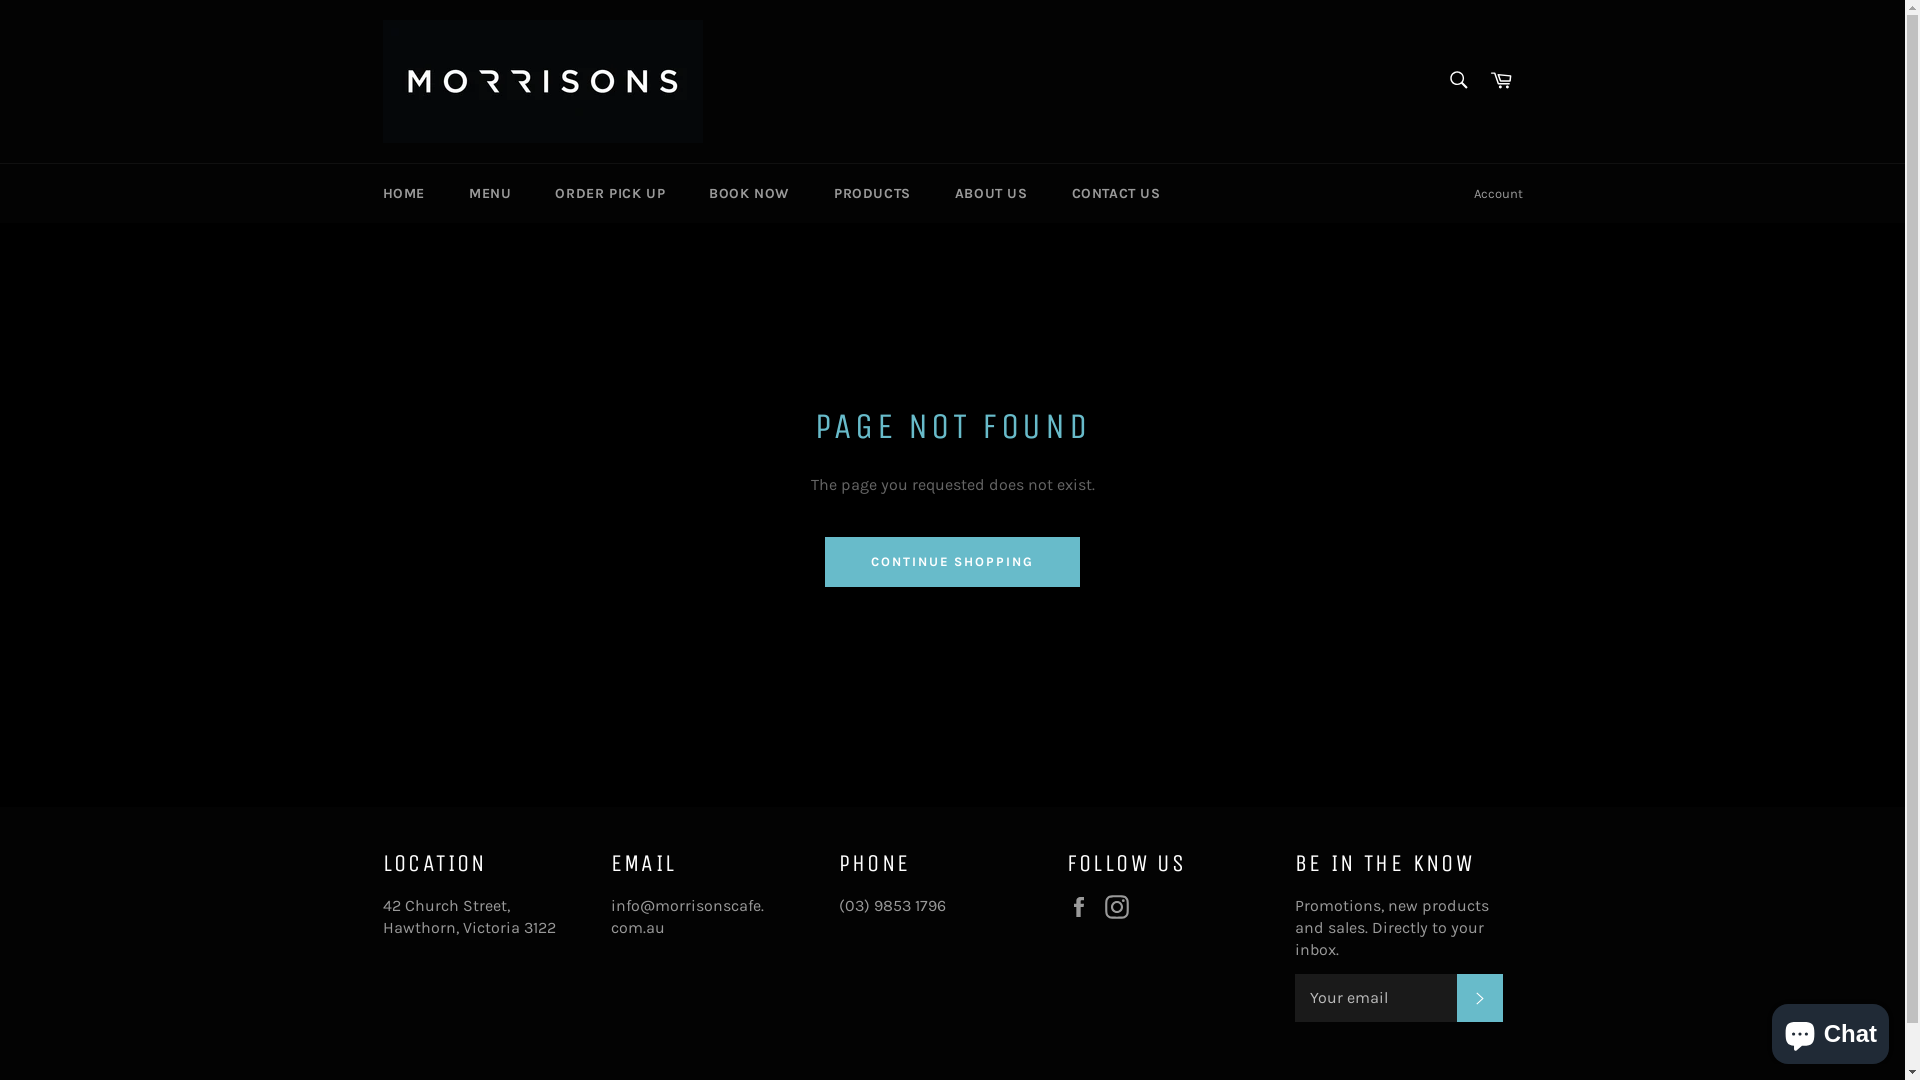  I want to click on 'Facebook', so click(1064, 906).